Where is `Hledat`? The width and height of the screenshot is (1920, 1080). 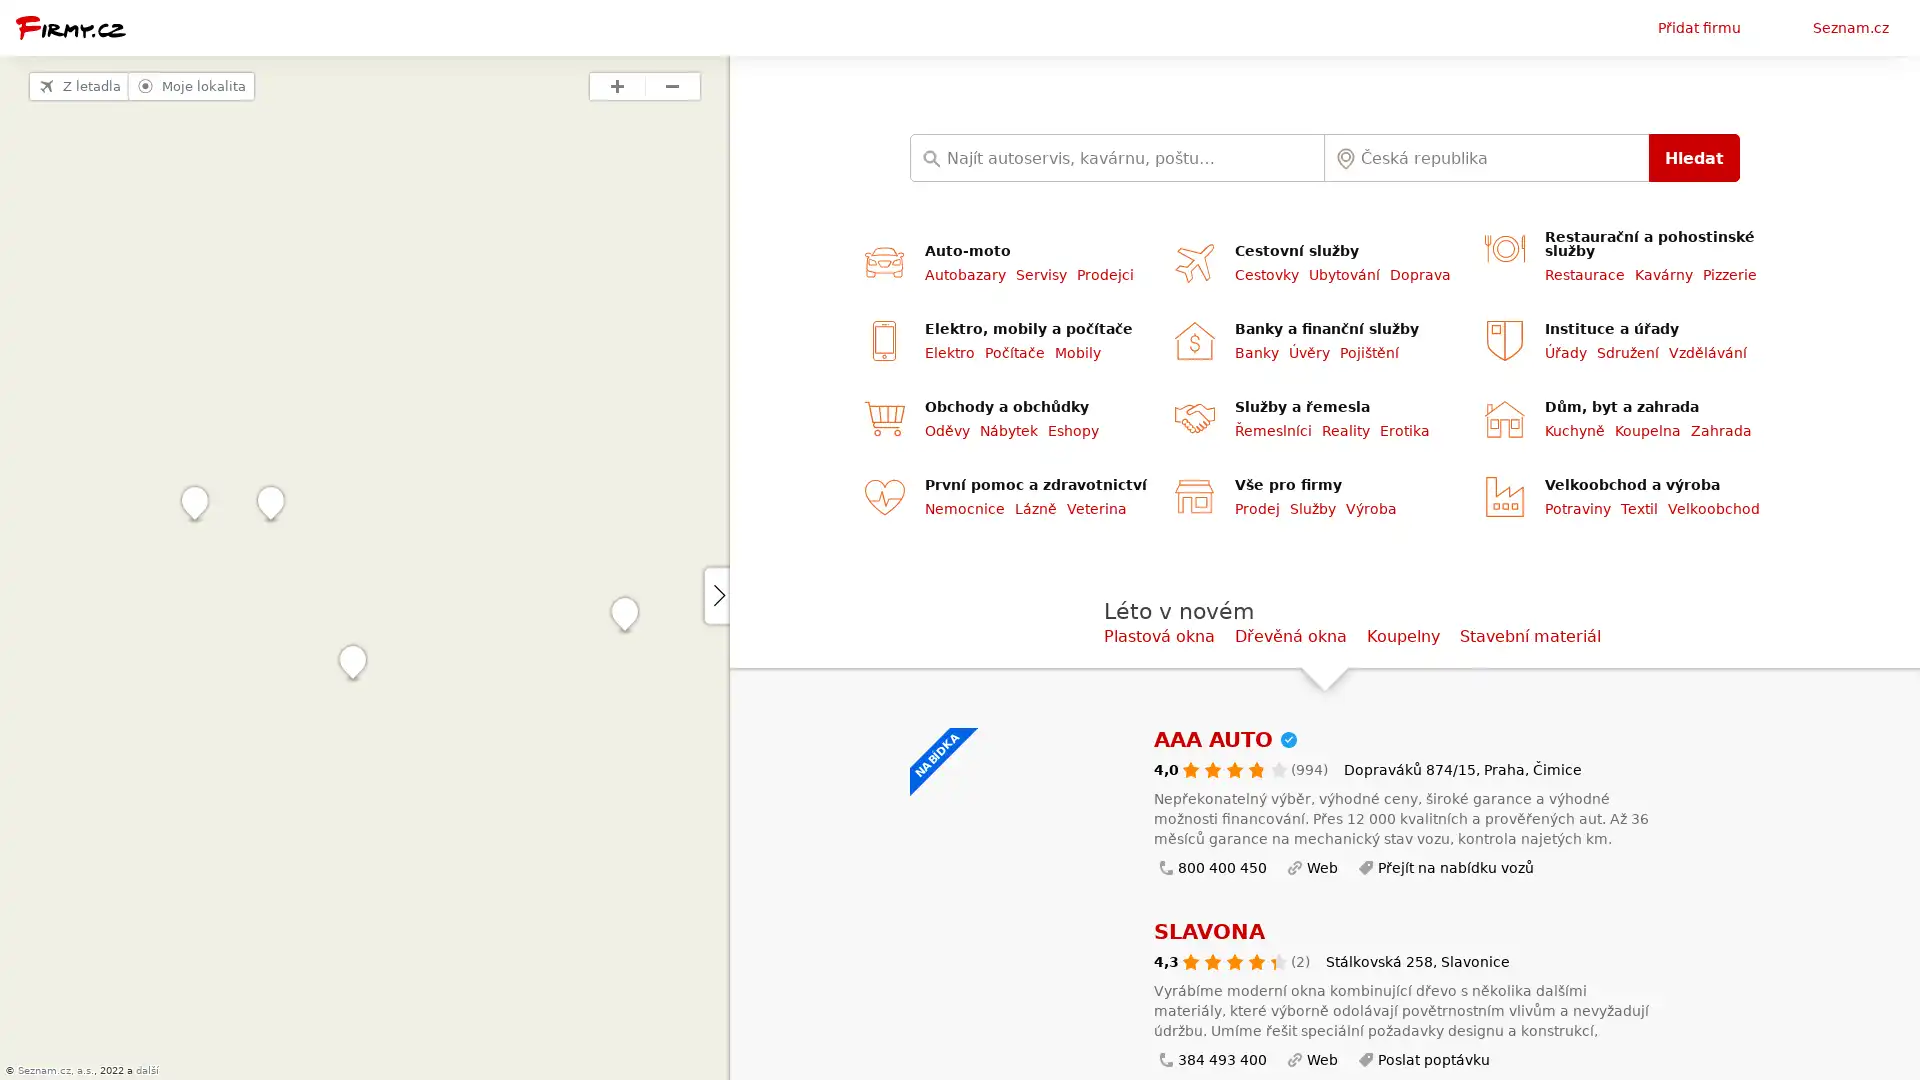
Hledat is located at coordinates (1692, 157).